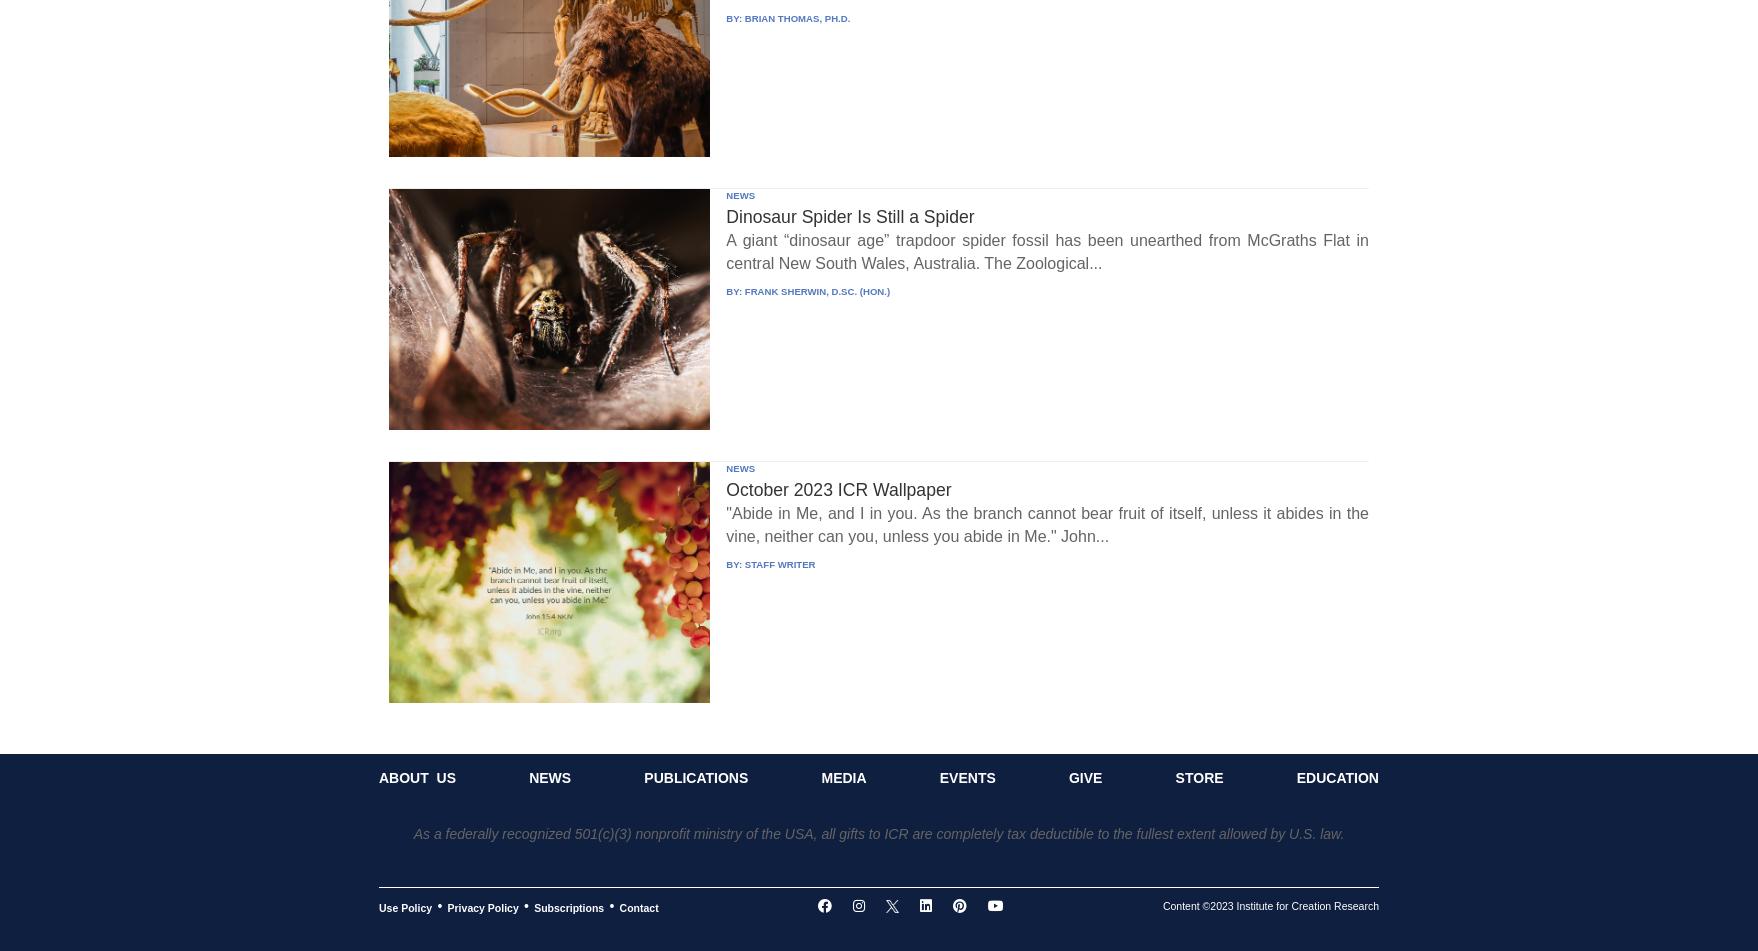 Image resolution: width=1758 pixels, height=951 pixels. Describe the element at coordinates (778, 562) in the screenshot. I see `'STAFF WRITER'` at that location.